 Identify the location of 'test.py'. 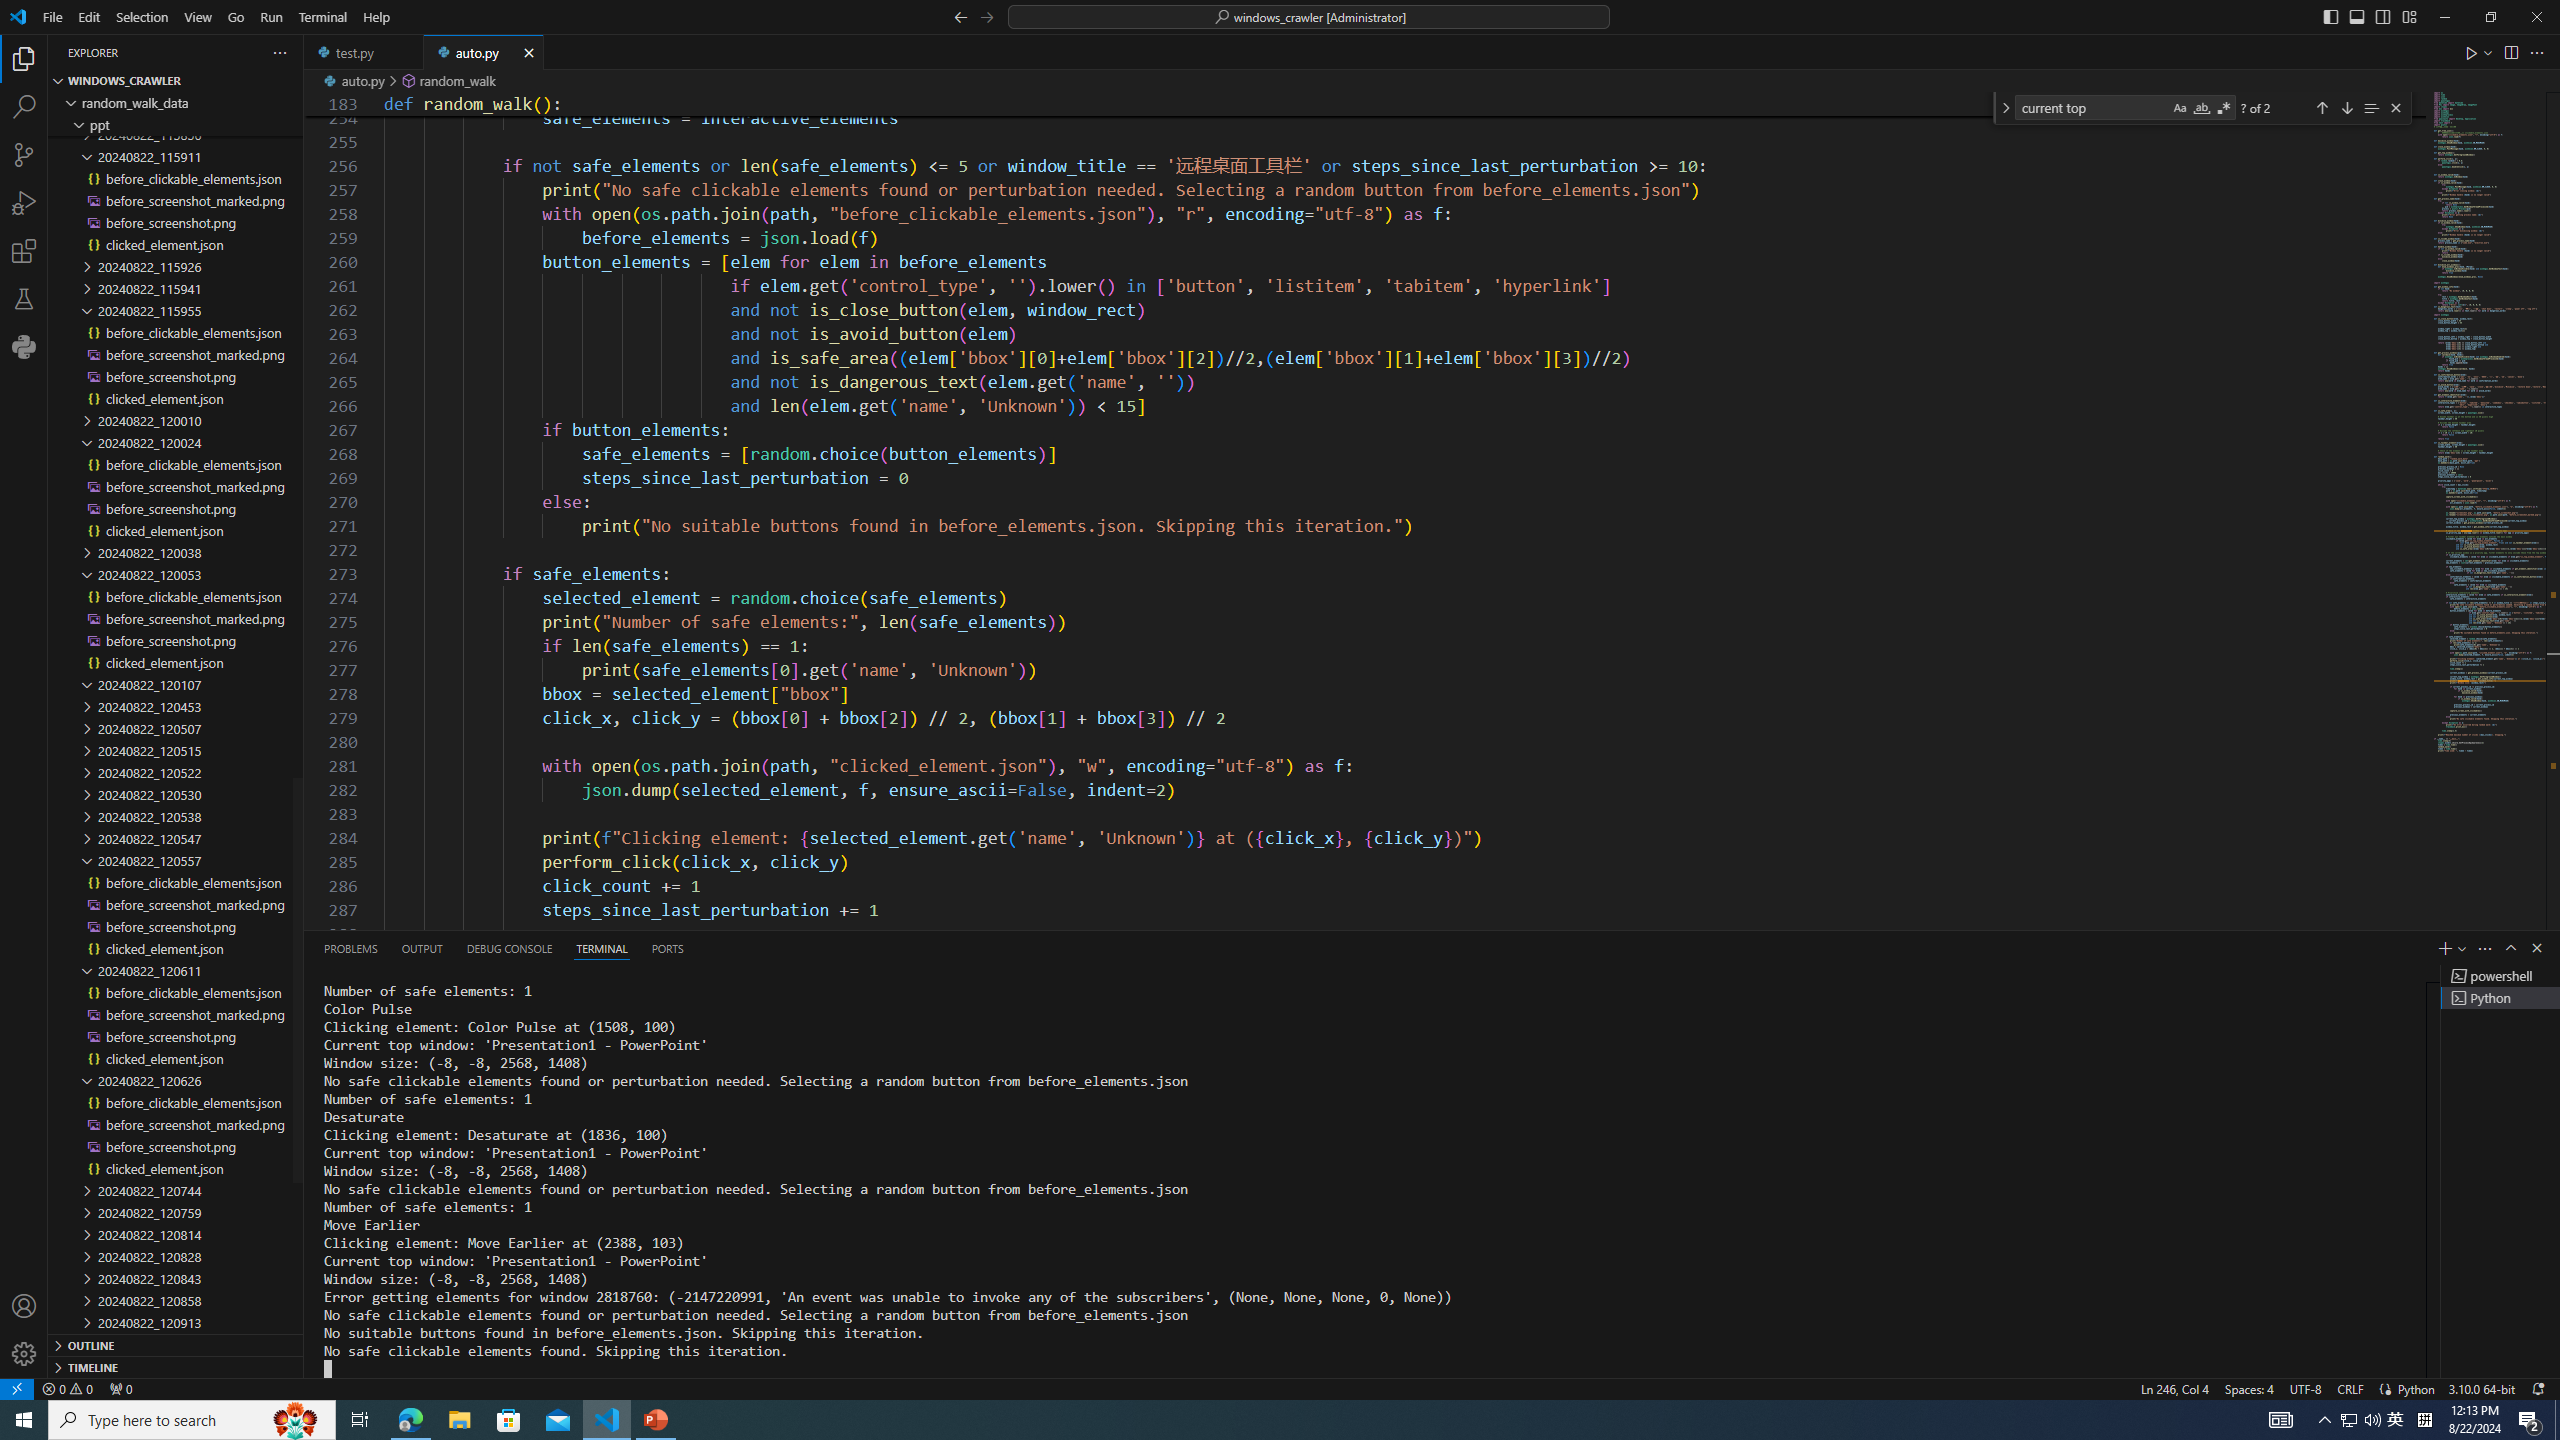
(363, 51).